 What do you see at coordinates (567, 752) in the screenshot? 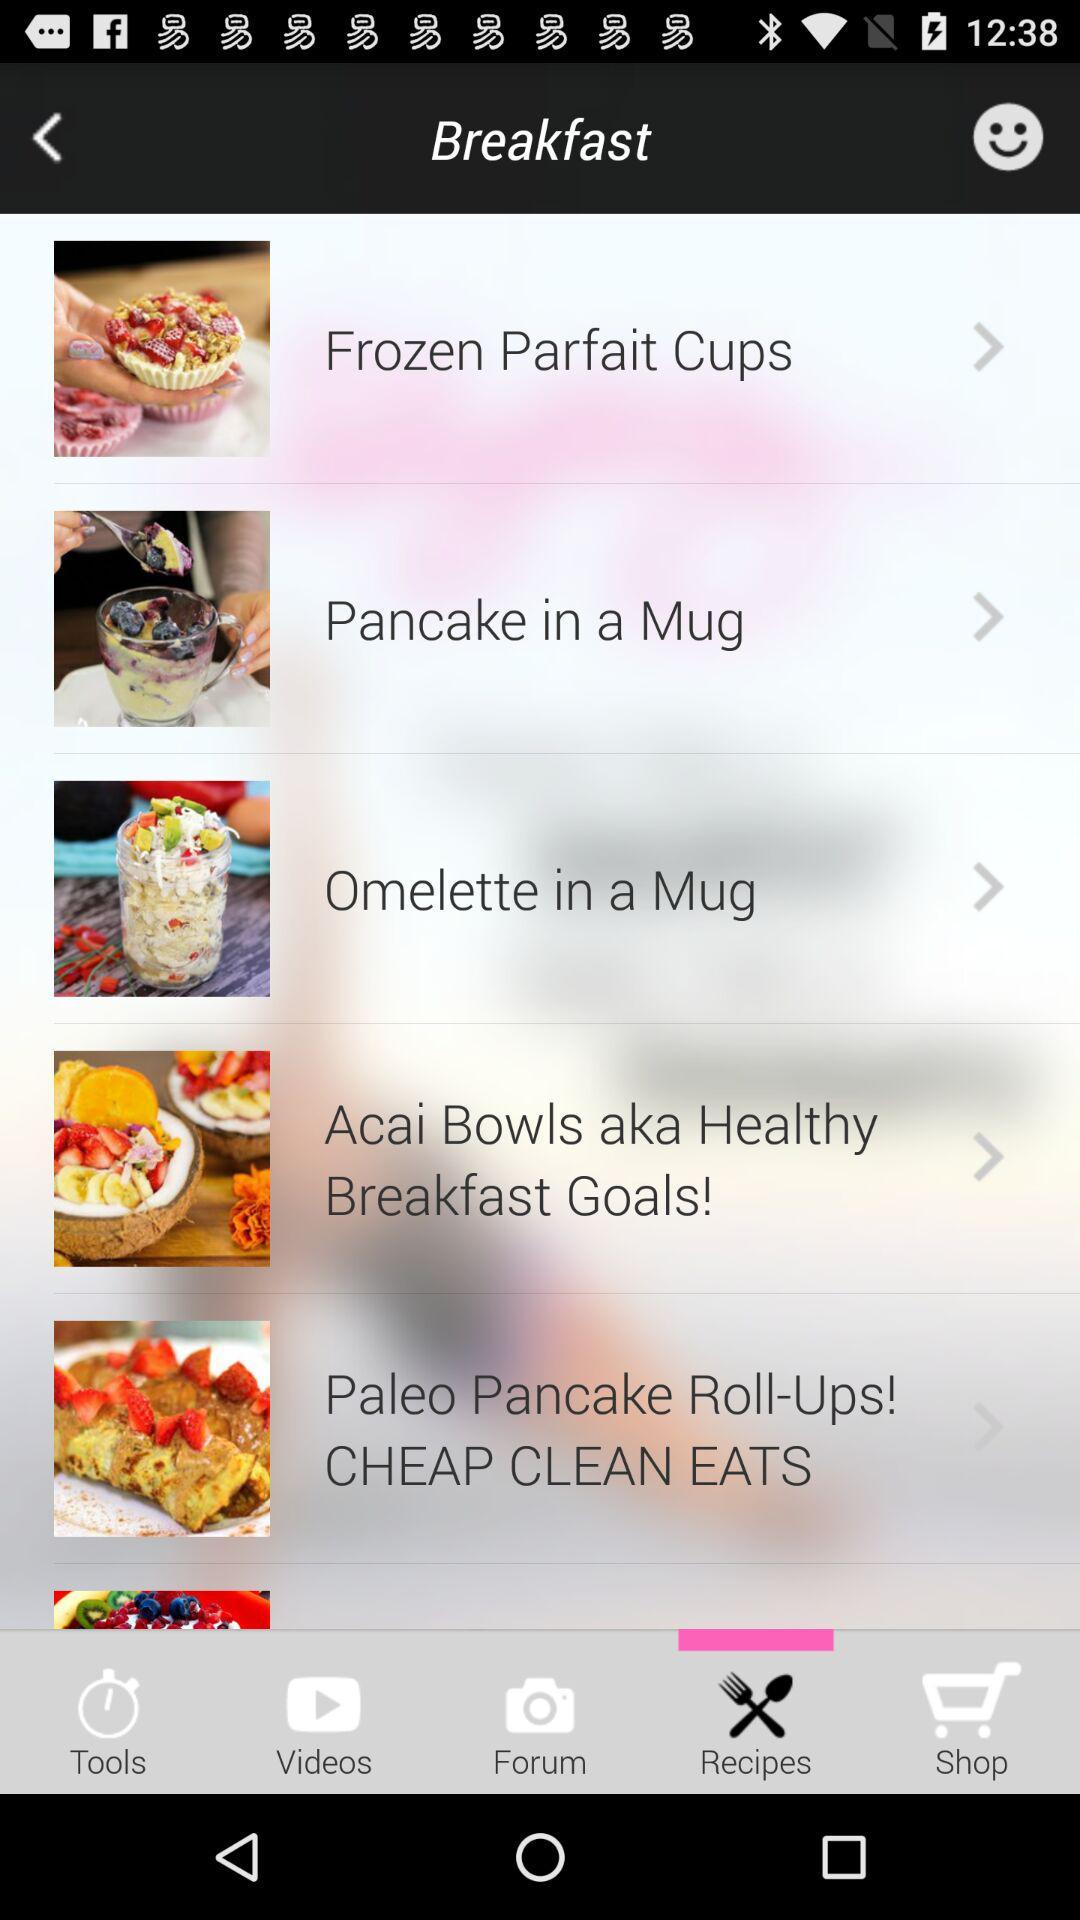
I see `the item above omelette in a` at bounding box center [567, 752].